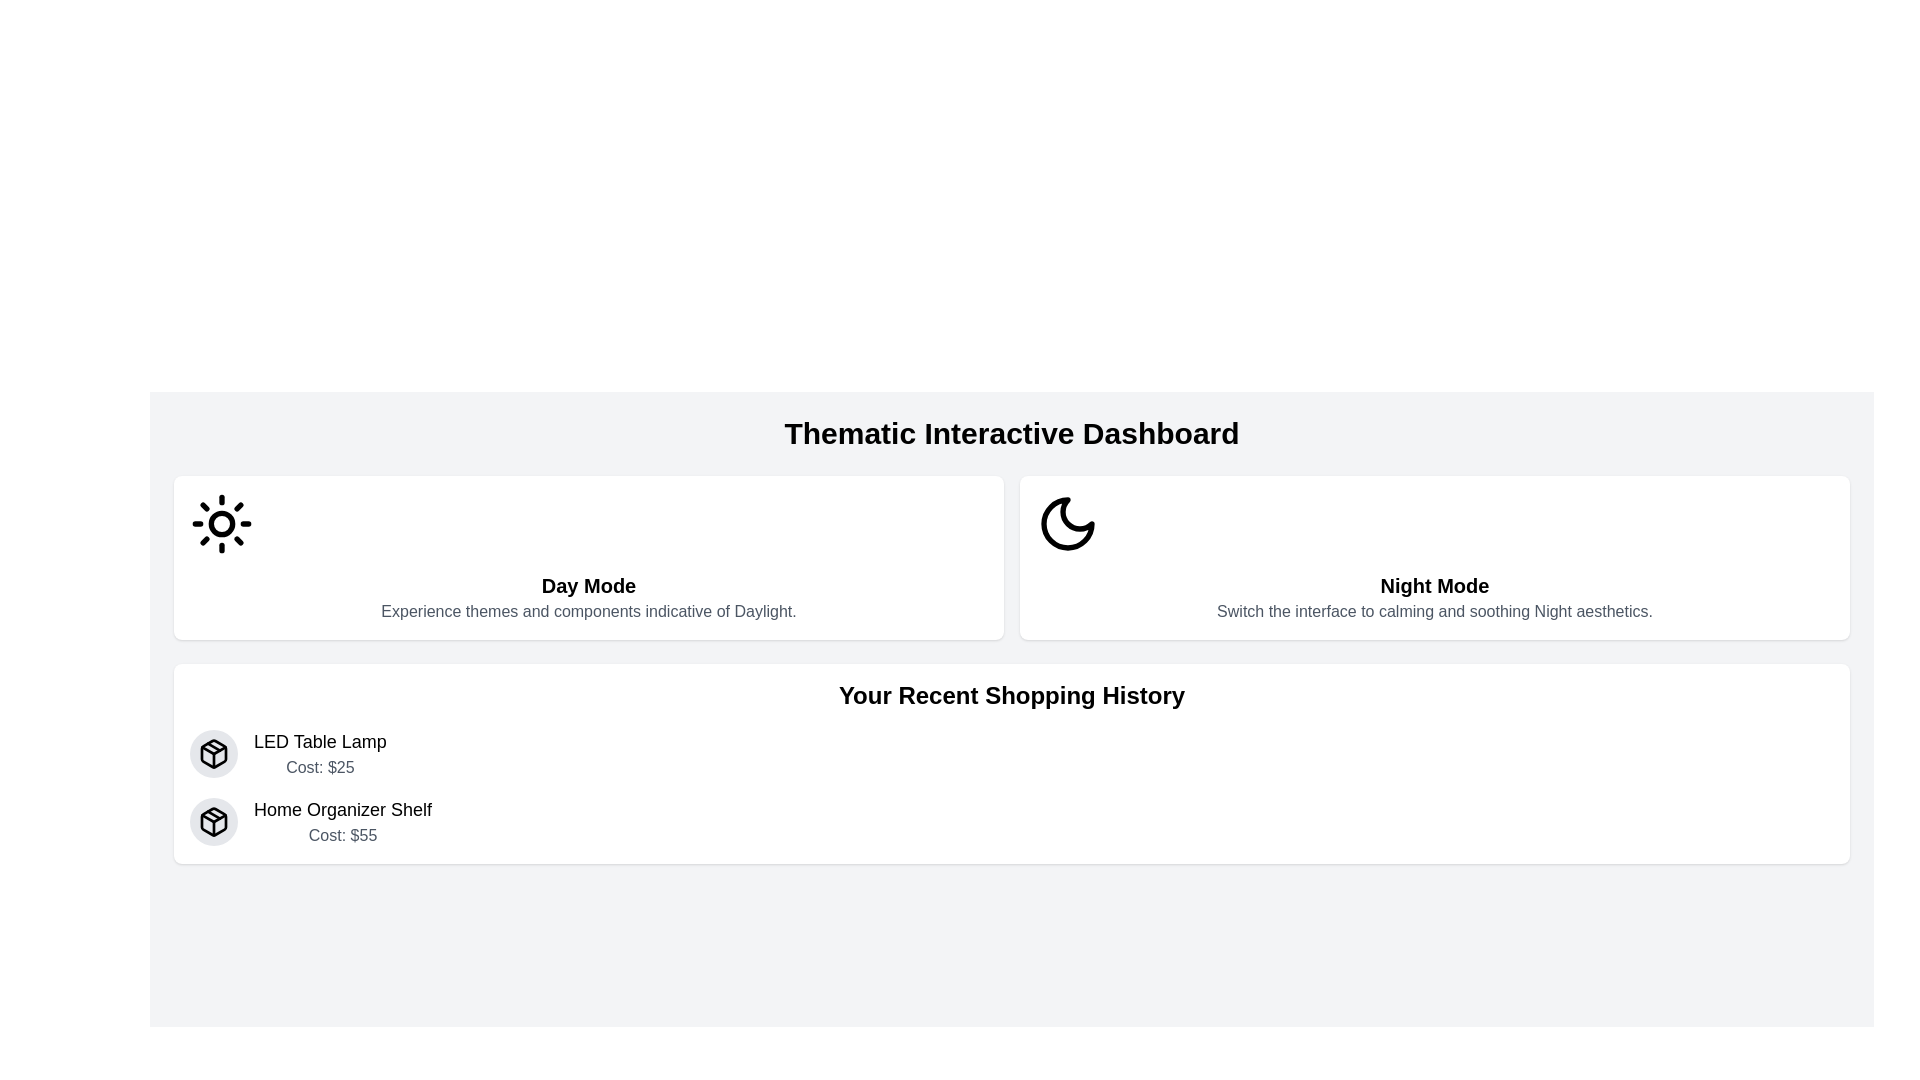  What do you see at coordinates (214, 821) in the screenshot?
I see `the icon representing 'Home Organizer Shelf' located under the 'Your Recent Shopping History' heading, specifically on the left side of the text` at bounding box center [214, 821].